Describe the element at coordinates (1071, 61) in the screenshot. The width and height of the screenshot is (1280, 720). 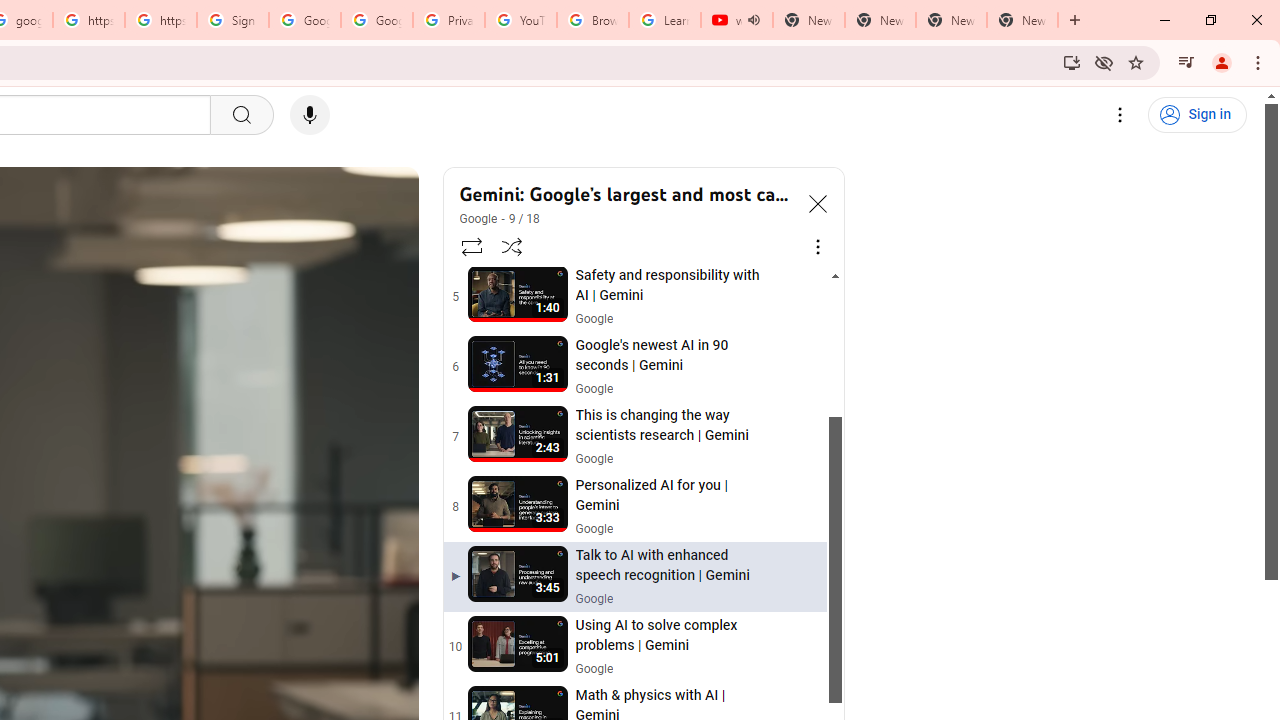
I see `'Install YouTube'` at that location.